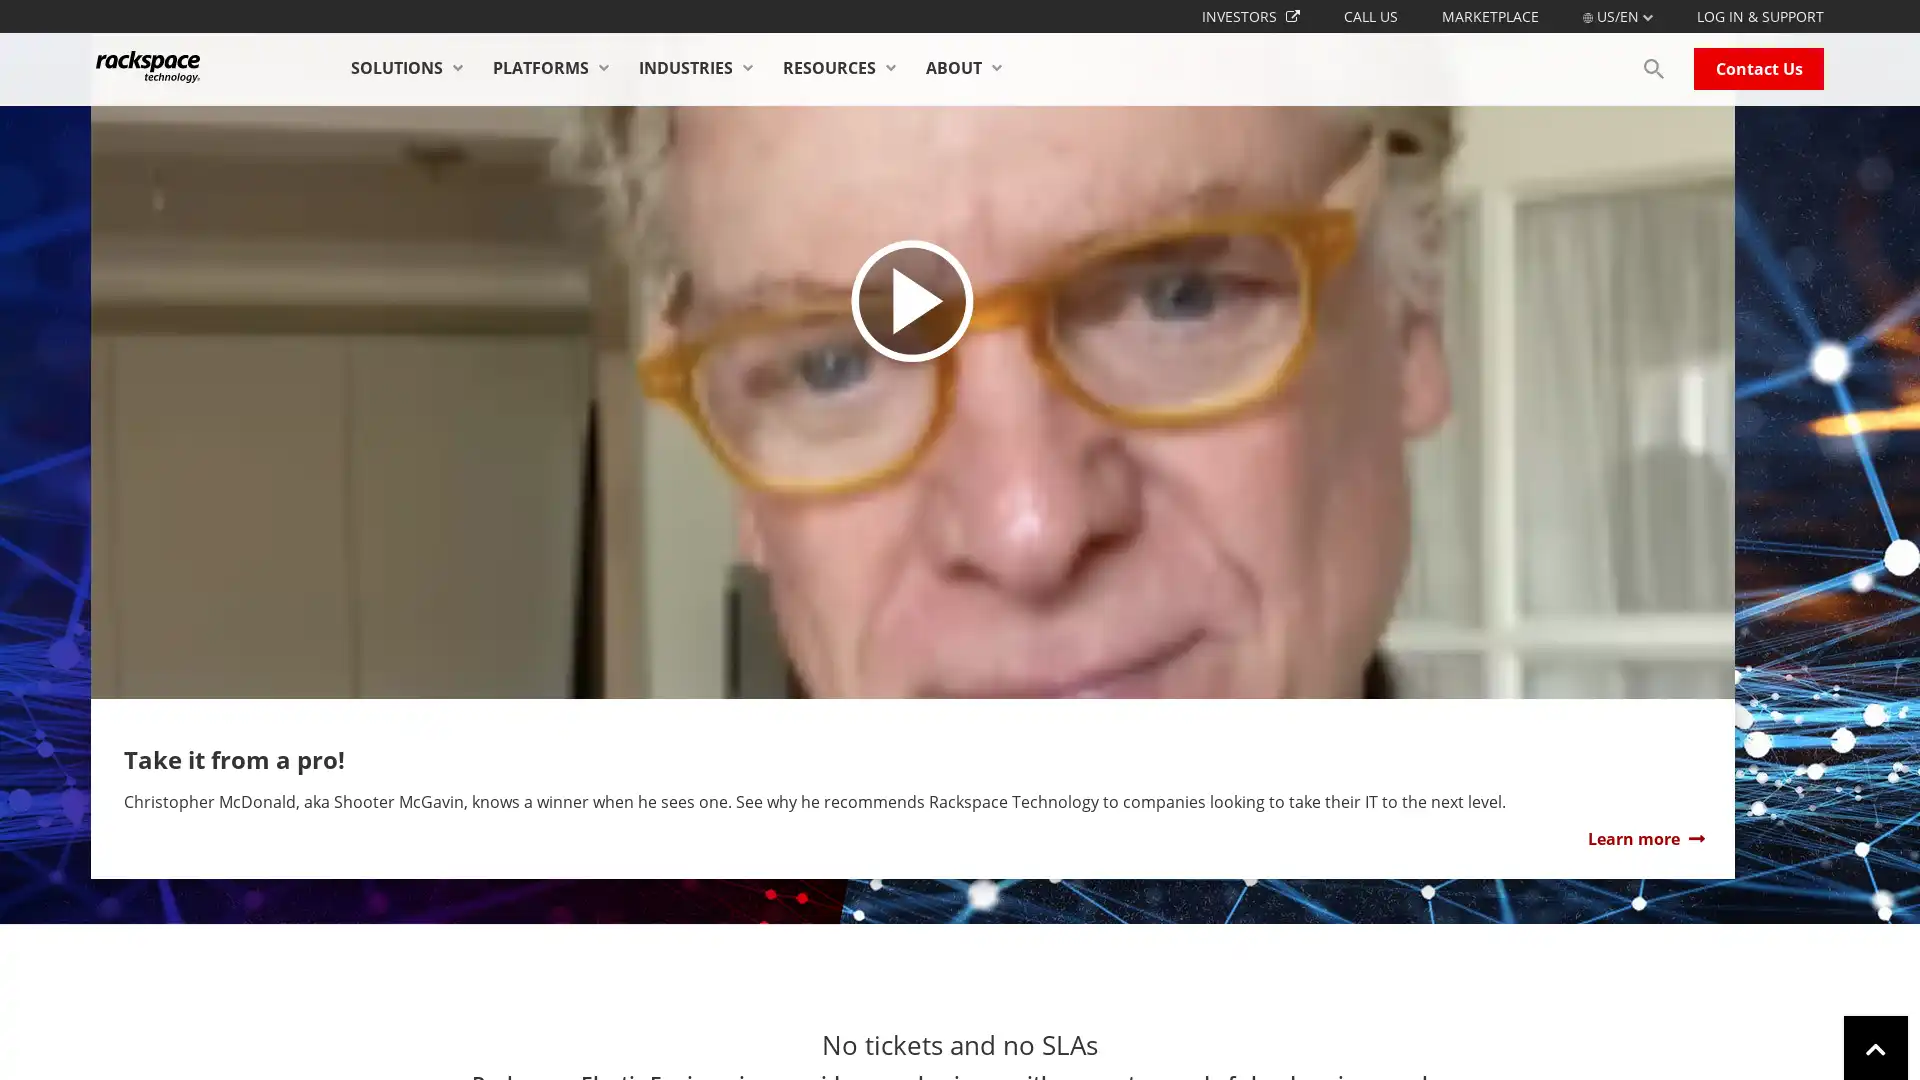 The height and width of the screenshot is (1080, 1920). I want to click on Close, so click(1886, 1035).